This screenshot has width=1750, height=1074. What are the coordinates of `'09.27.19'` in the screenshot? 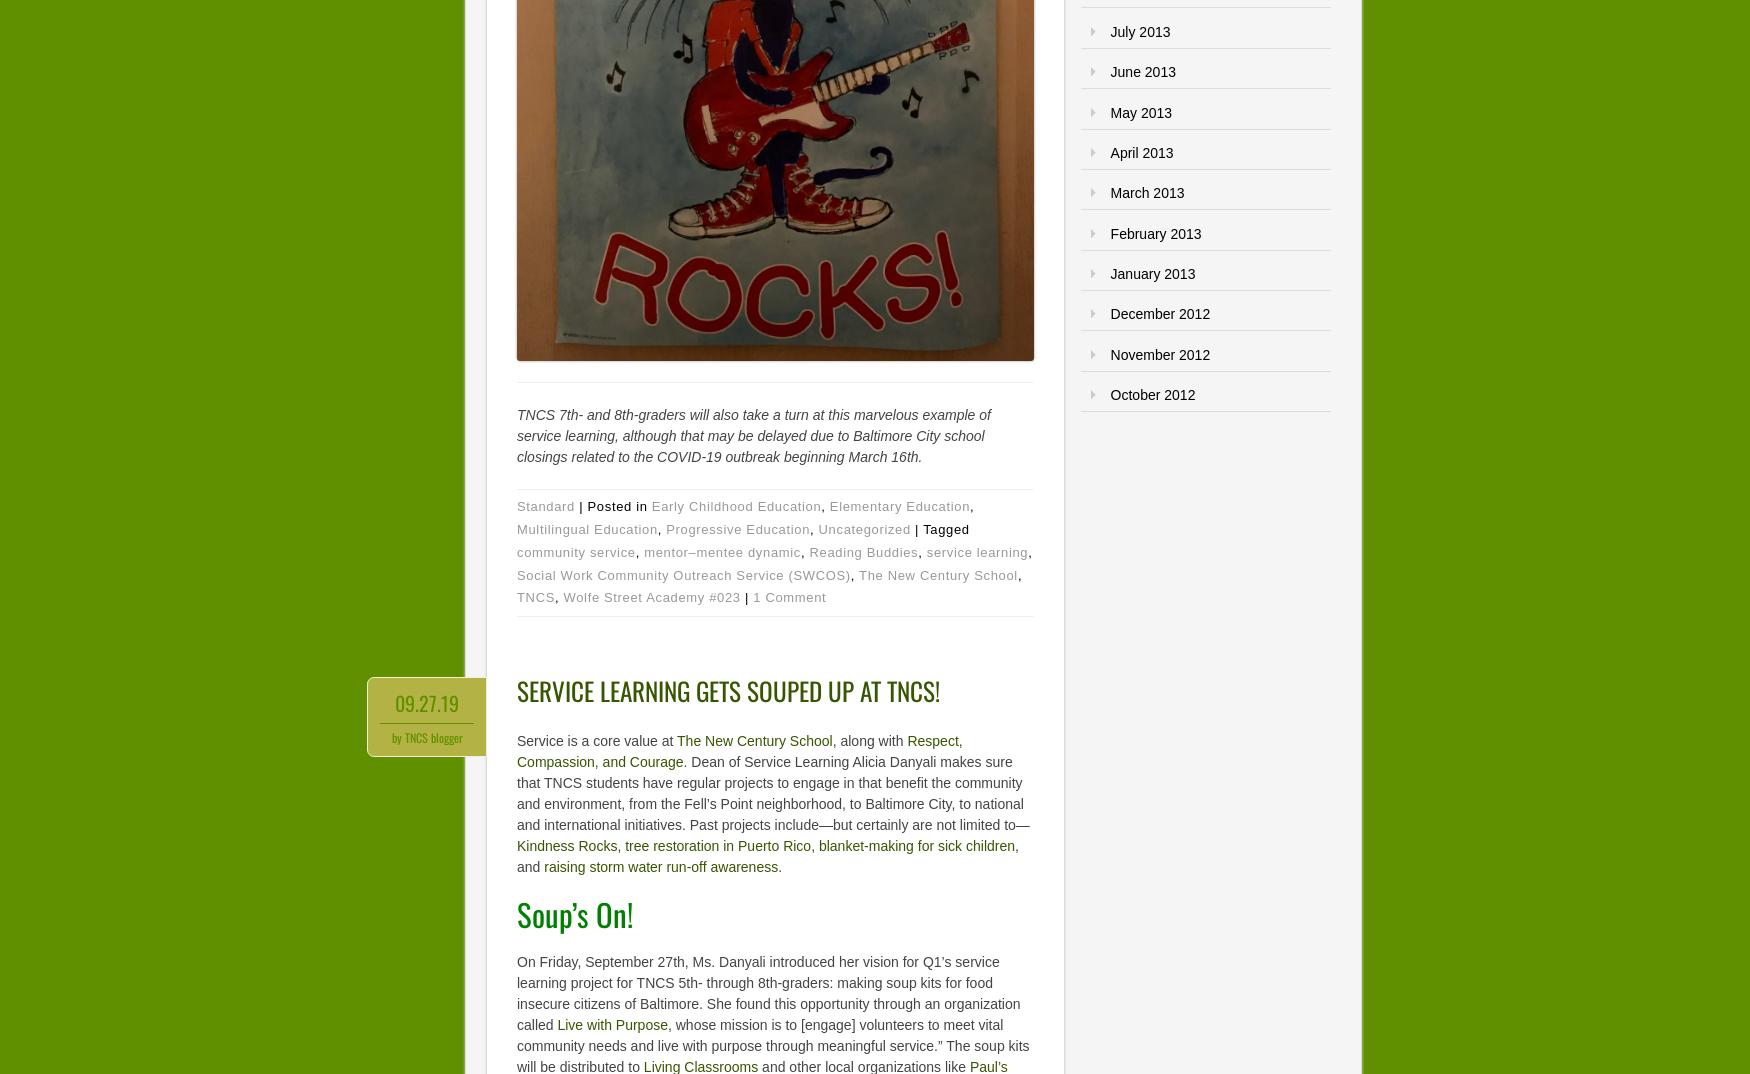 It's located at (426, 703).